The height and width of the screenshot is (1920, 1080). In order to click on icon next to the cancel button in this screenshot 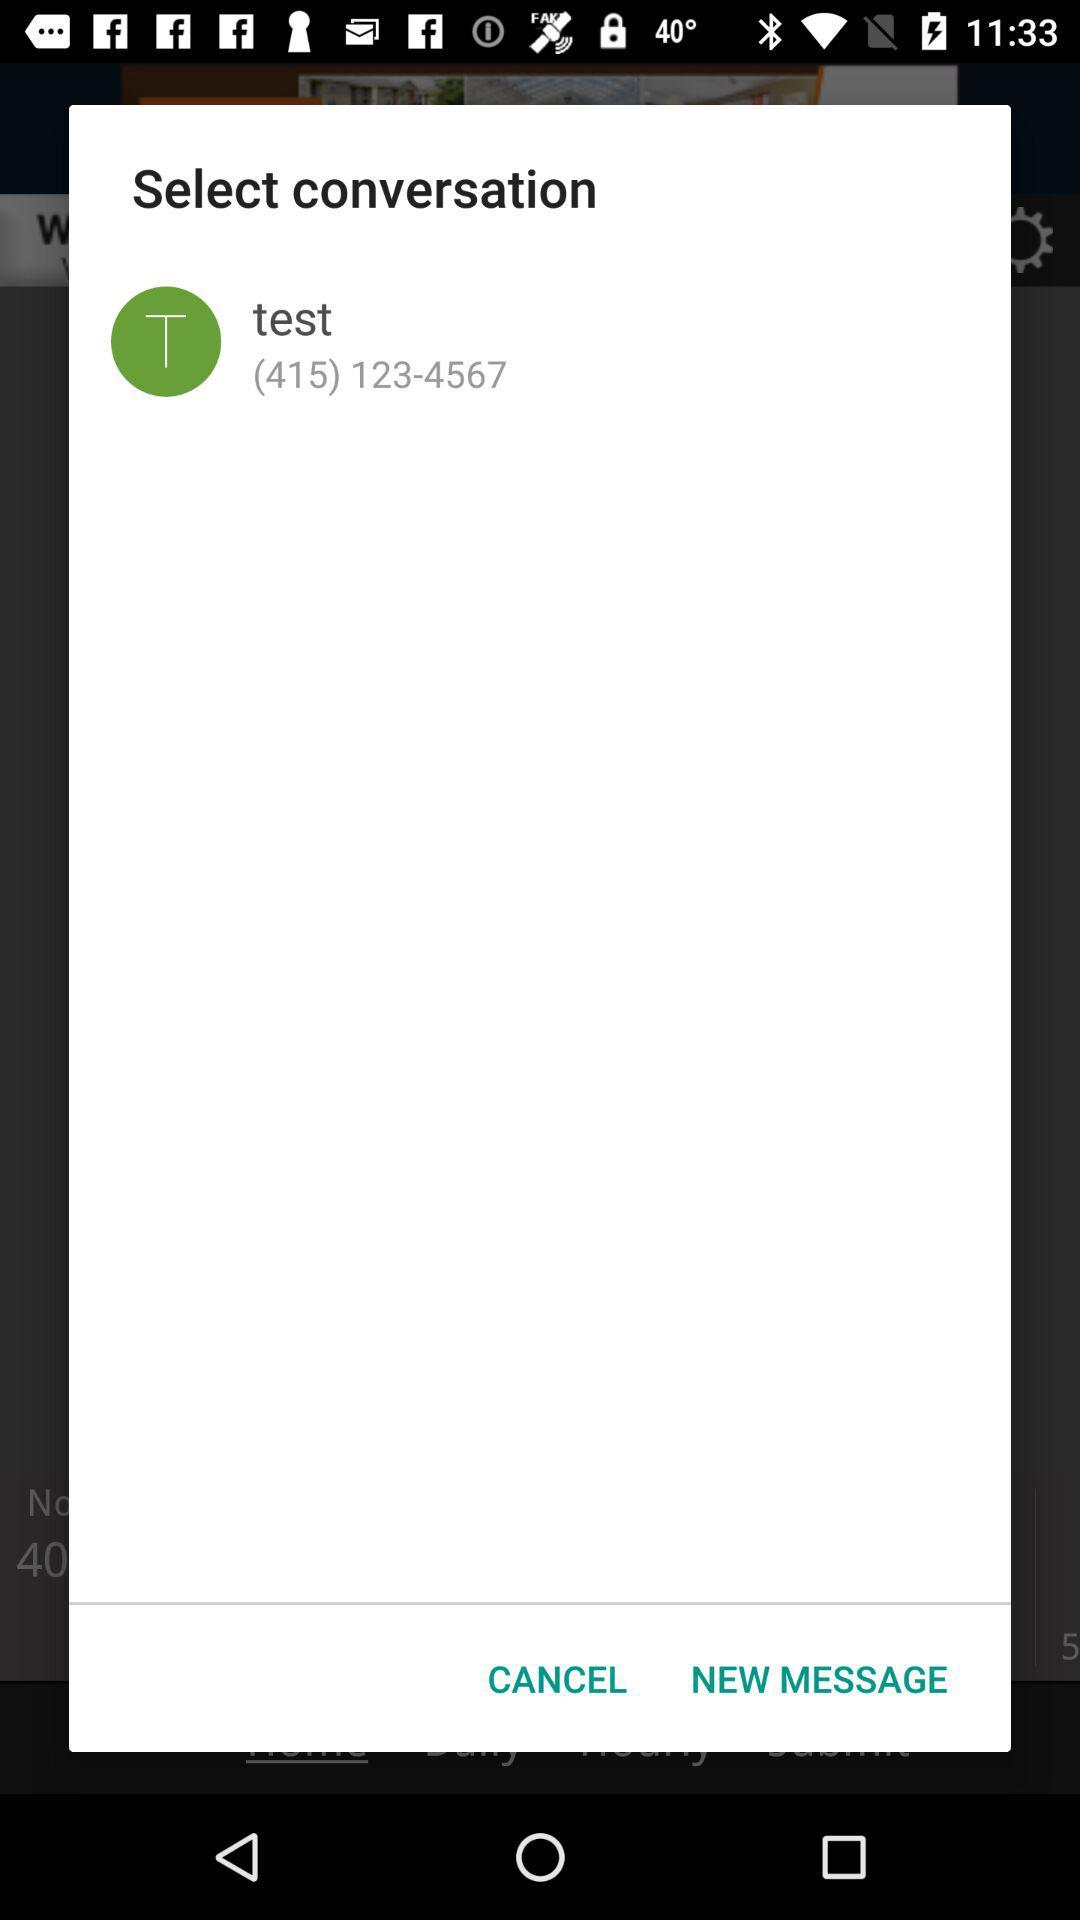, I will do `click(819, 1678)`.